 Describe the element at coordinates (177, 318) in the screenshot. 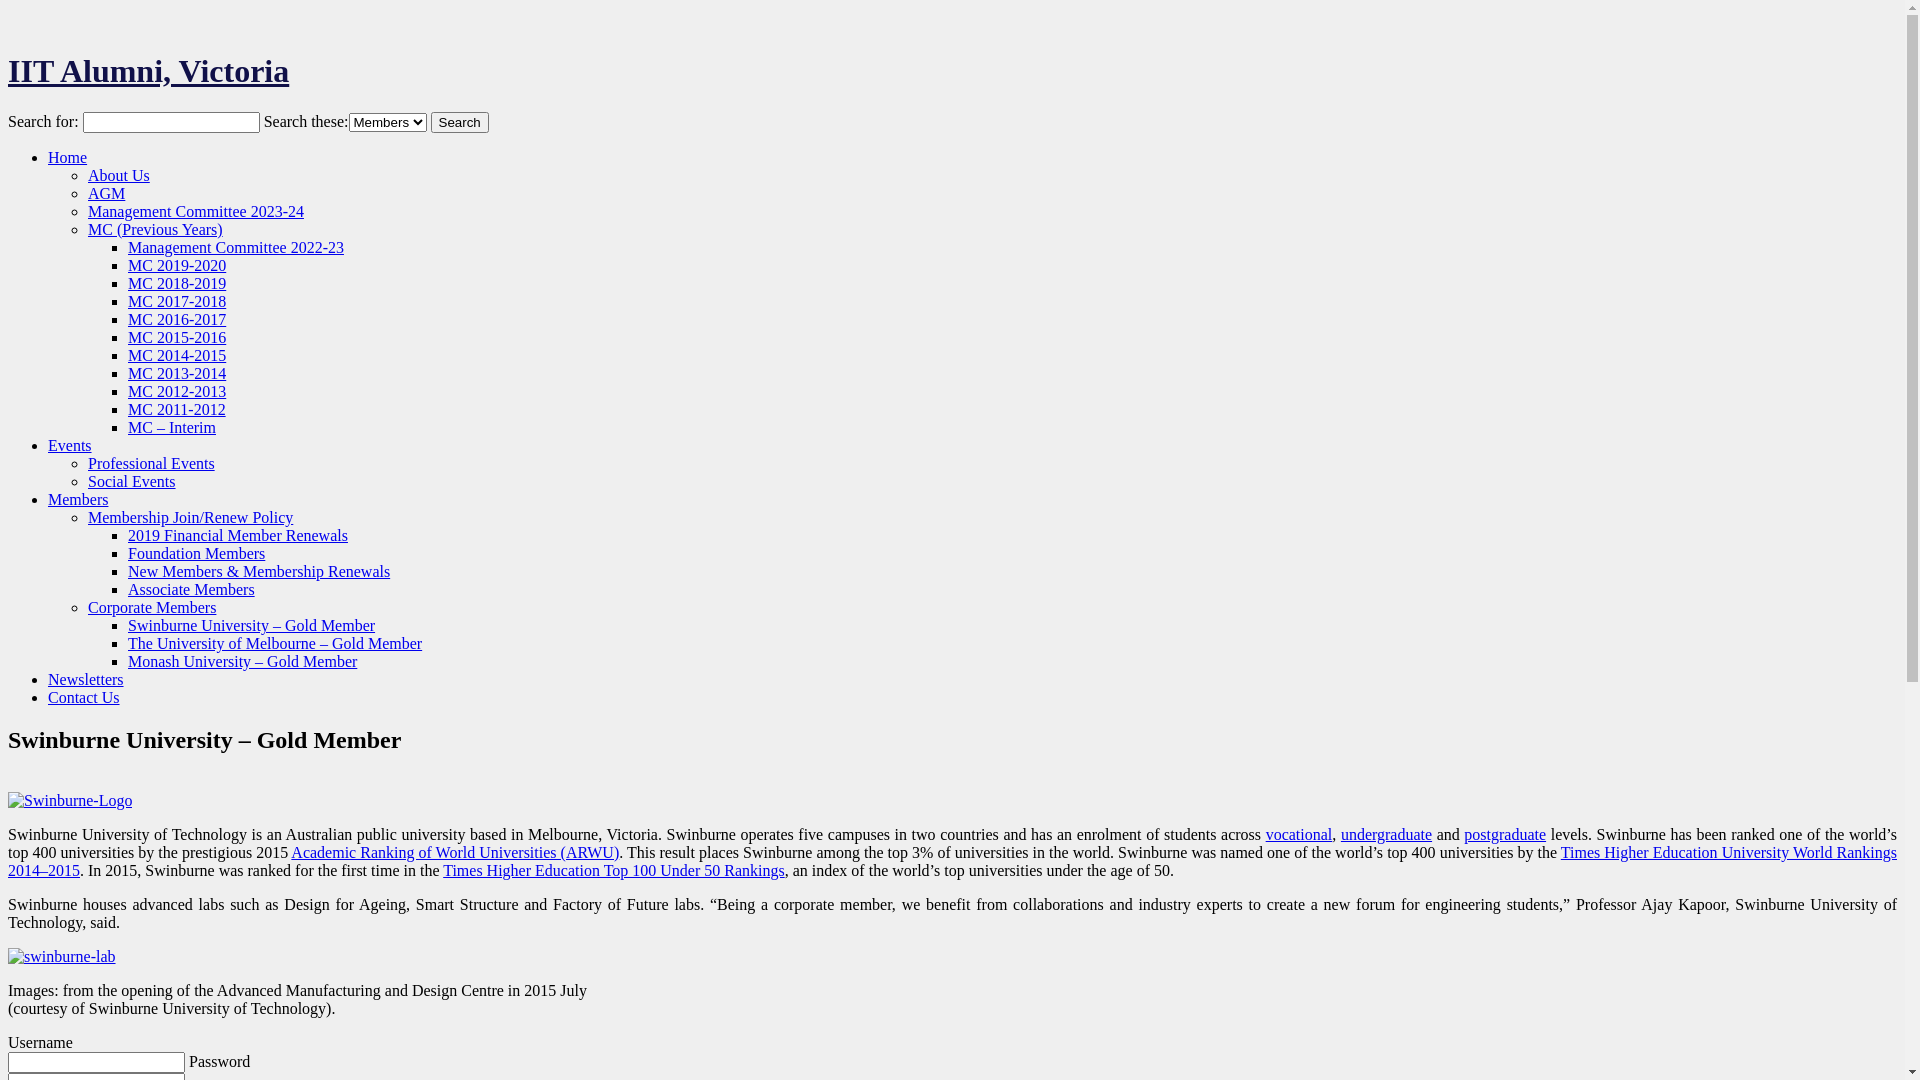

I see `'MC 2016-2017'` at that location.